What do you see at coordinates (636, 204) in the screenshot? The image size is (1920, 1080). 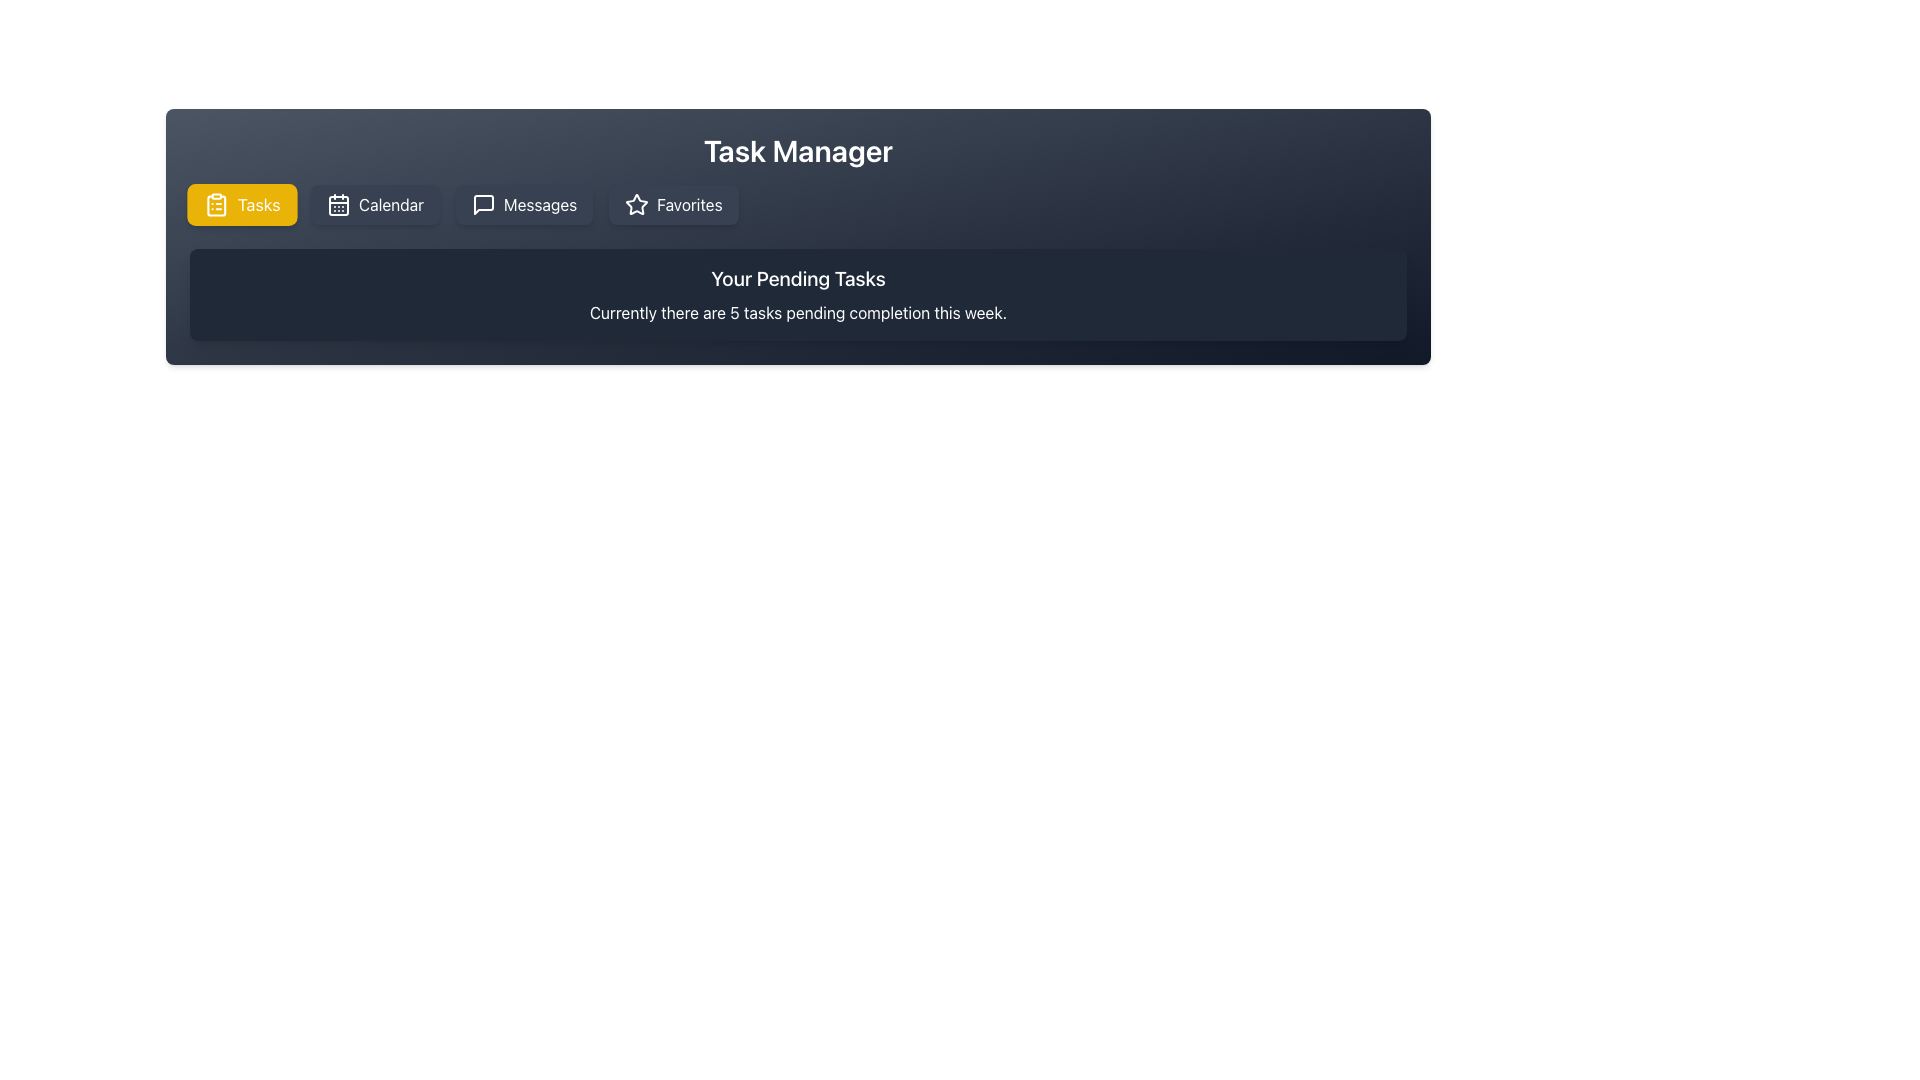 I see `the star icon representing the 'Favorites' action in the menu bar` at bounding box center [636, 204].